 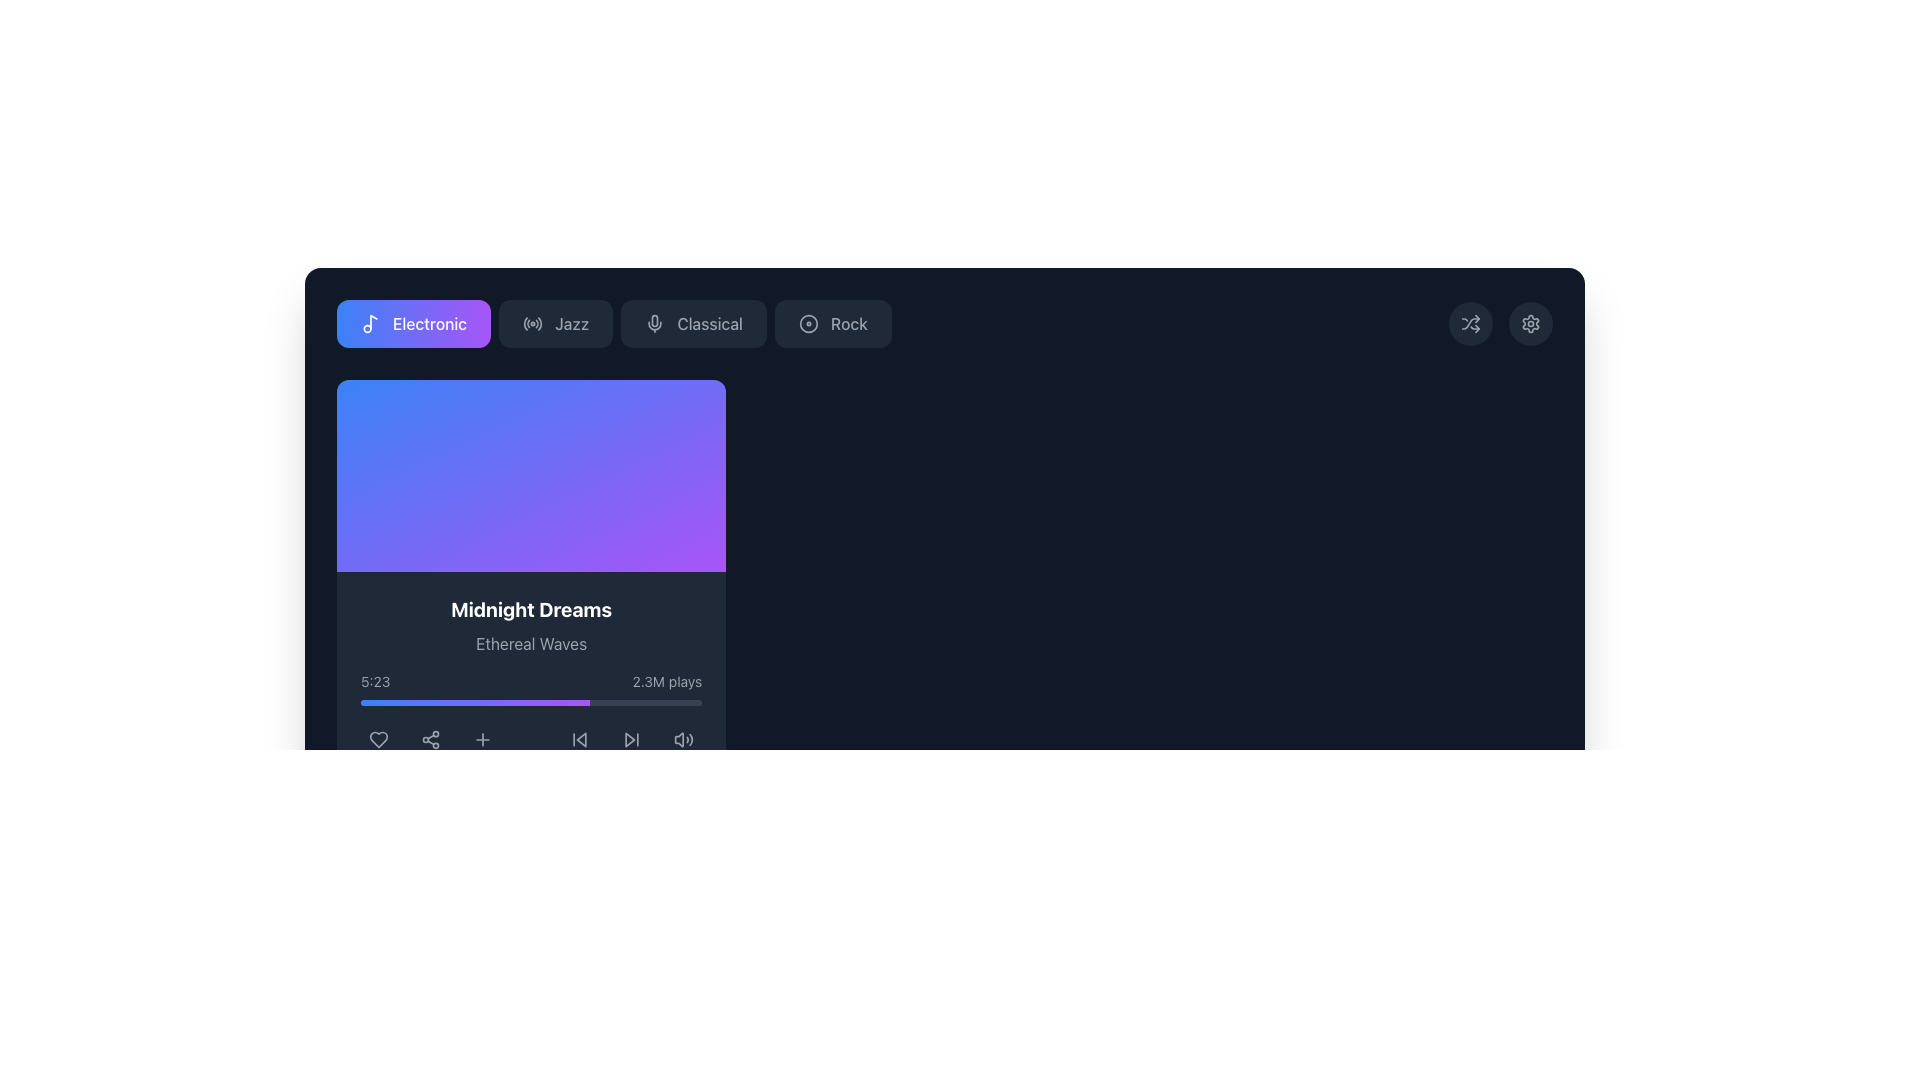 What do you see at coordinates (532, 323) in the screenshot?
I see `the small circular icon resembling radio waves located to the left of the text 'Jazz' in the rounded rectangle button labeled 'Jazz' in the top bar of the interface` at bounding box center [532, 323].